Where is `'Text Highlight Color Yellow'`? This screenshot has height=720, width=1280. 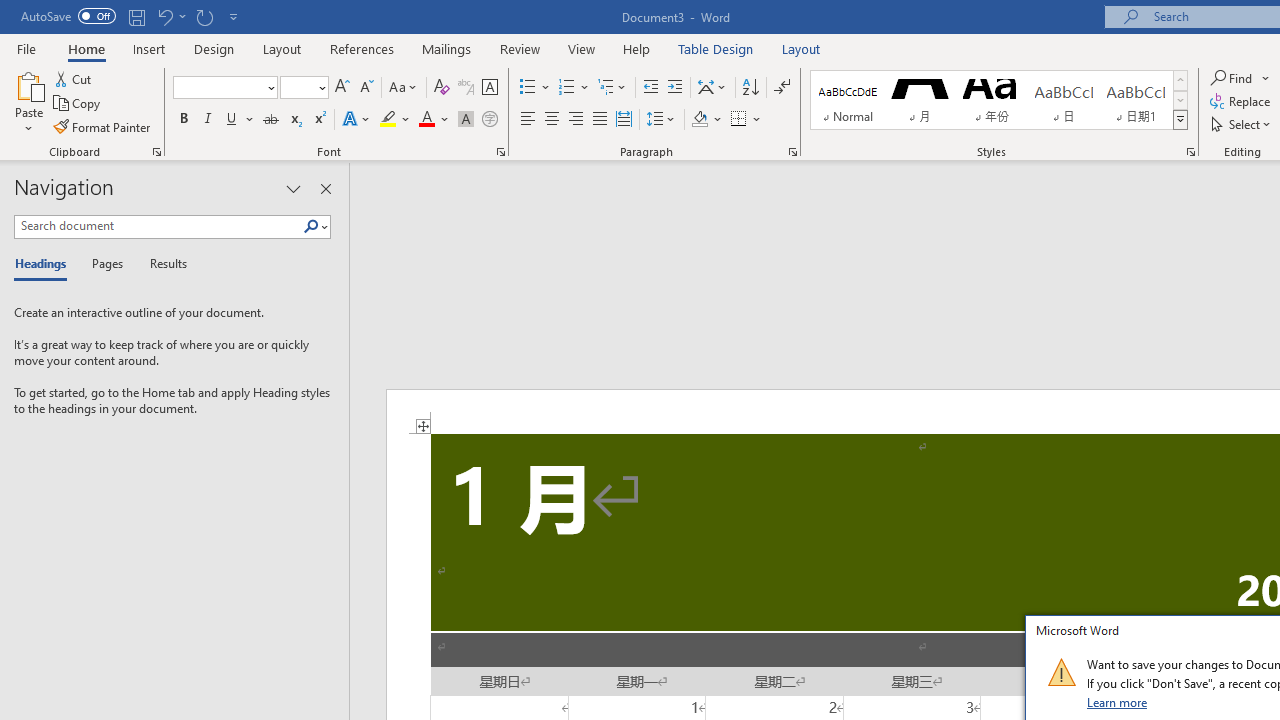
'Text Highlight Color Yellow' is located at coordinates (388, 119).